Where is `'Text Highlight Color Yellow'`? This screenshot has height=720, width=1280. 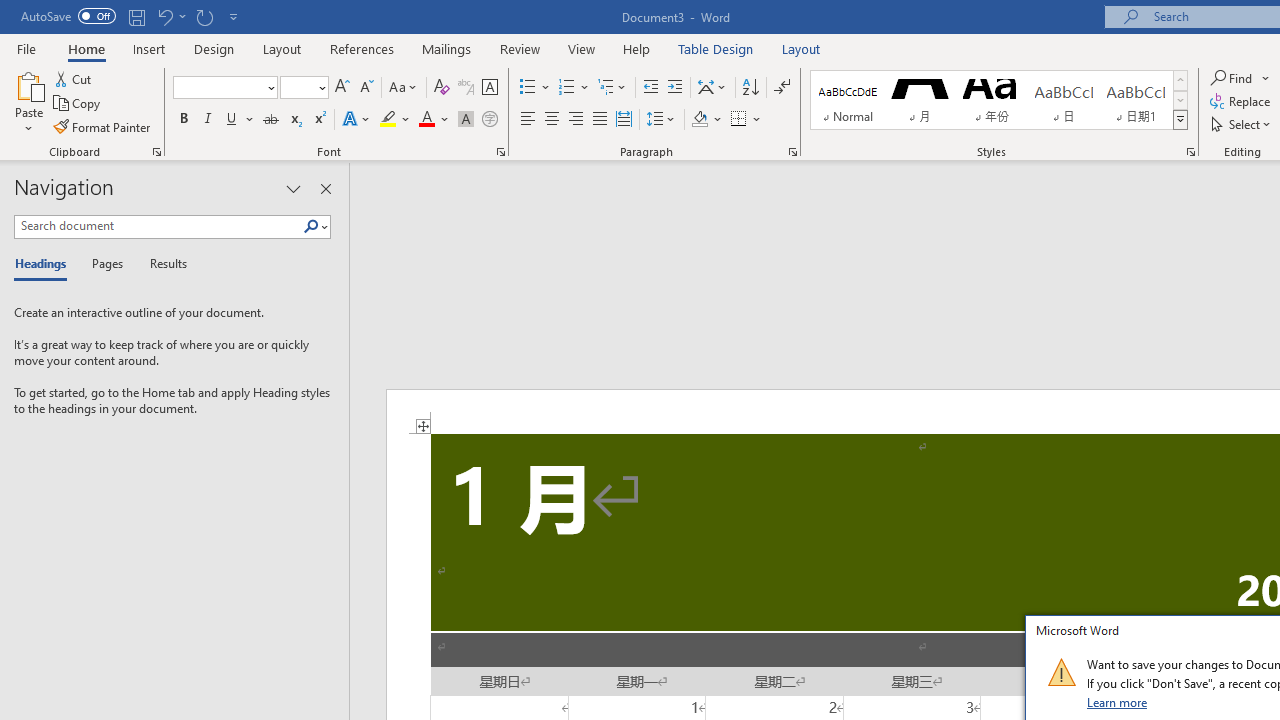
'Text Highlight Color Yellow' is located at coordinates (388, 119).